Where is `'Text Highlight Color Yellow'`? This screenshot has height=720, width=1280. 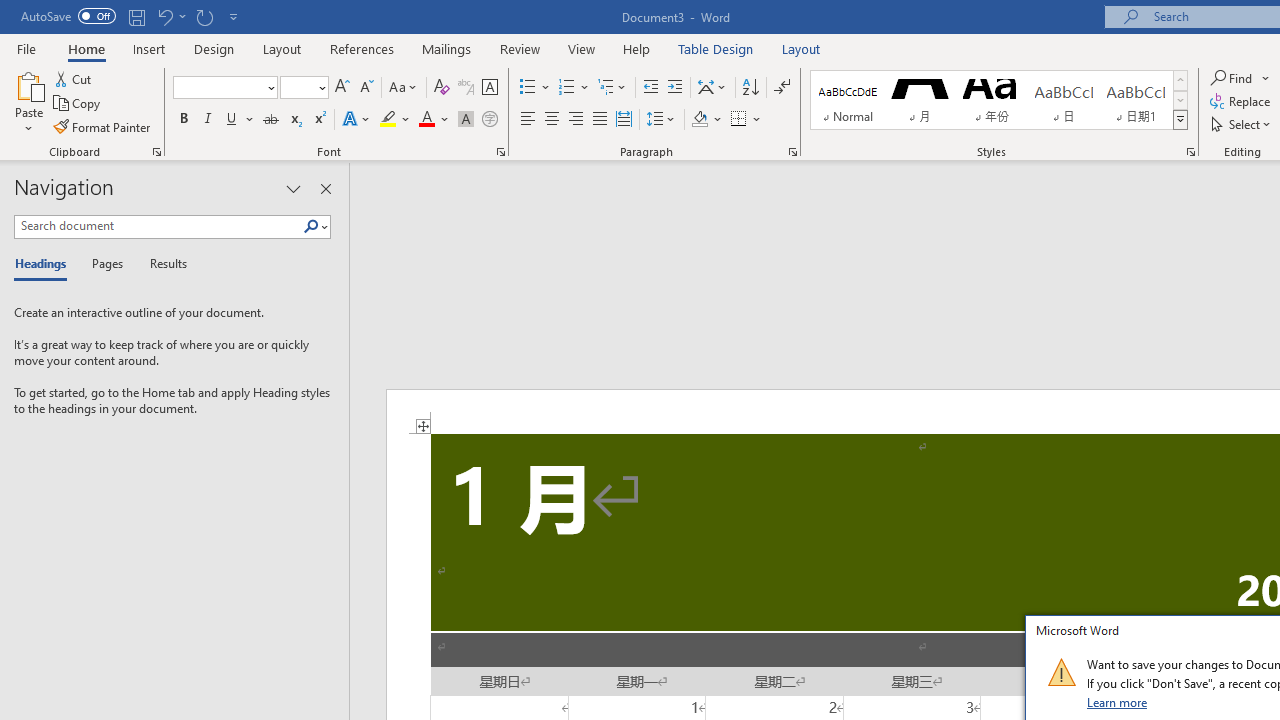
'Text Highlight Color Yellow' is located at coordinates (388, 119).